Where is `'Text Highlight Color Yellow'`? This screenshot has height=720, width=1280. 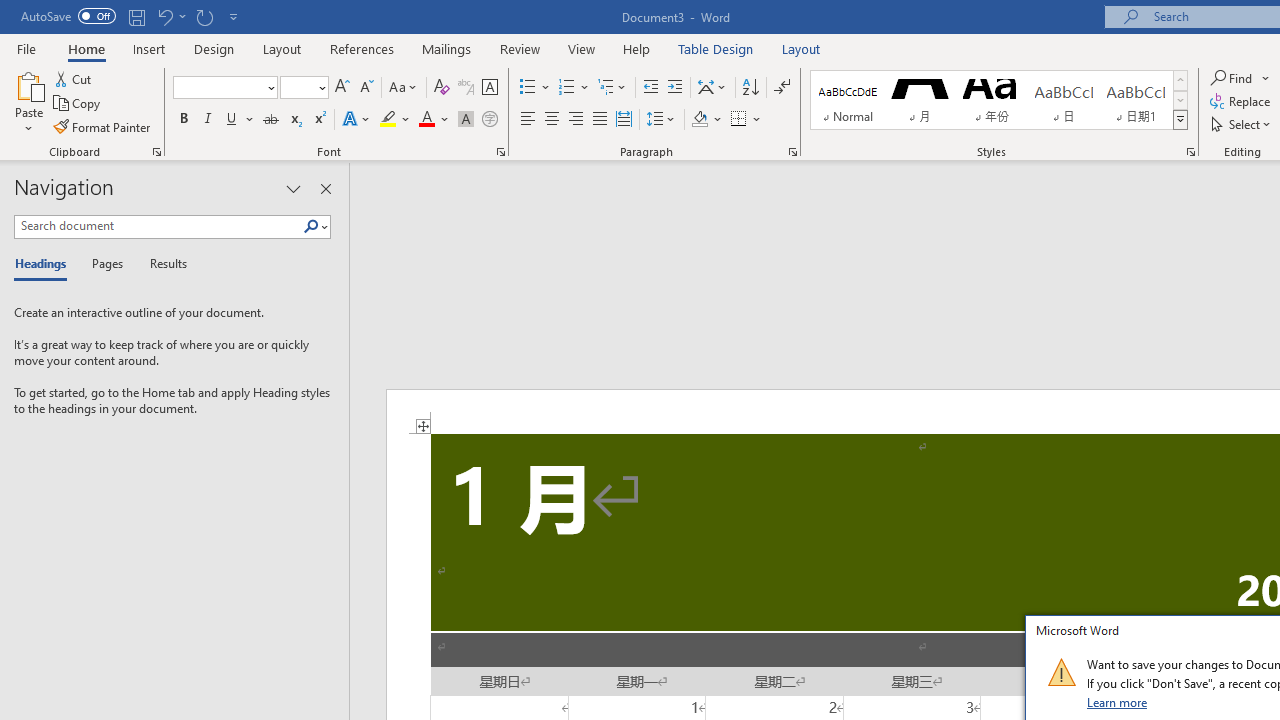
'Text Highlight Color Yellow' is located at coordinates (388, 119).